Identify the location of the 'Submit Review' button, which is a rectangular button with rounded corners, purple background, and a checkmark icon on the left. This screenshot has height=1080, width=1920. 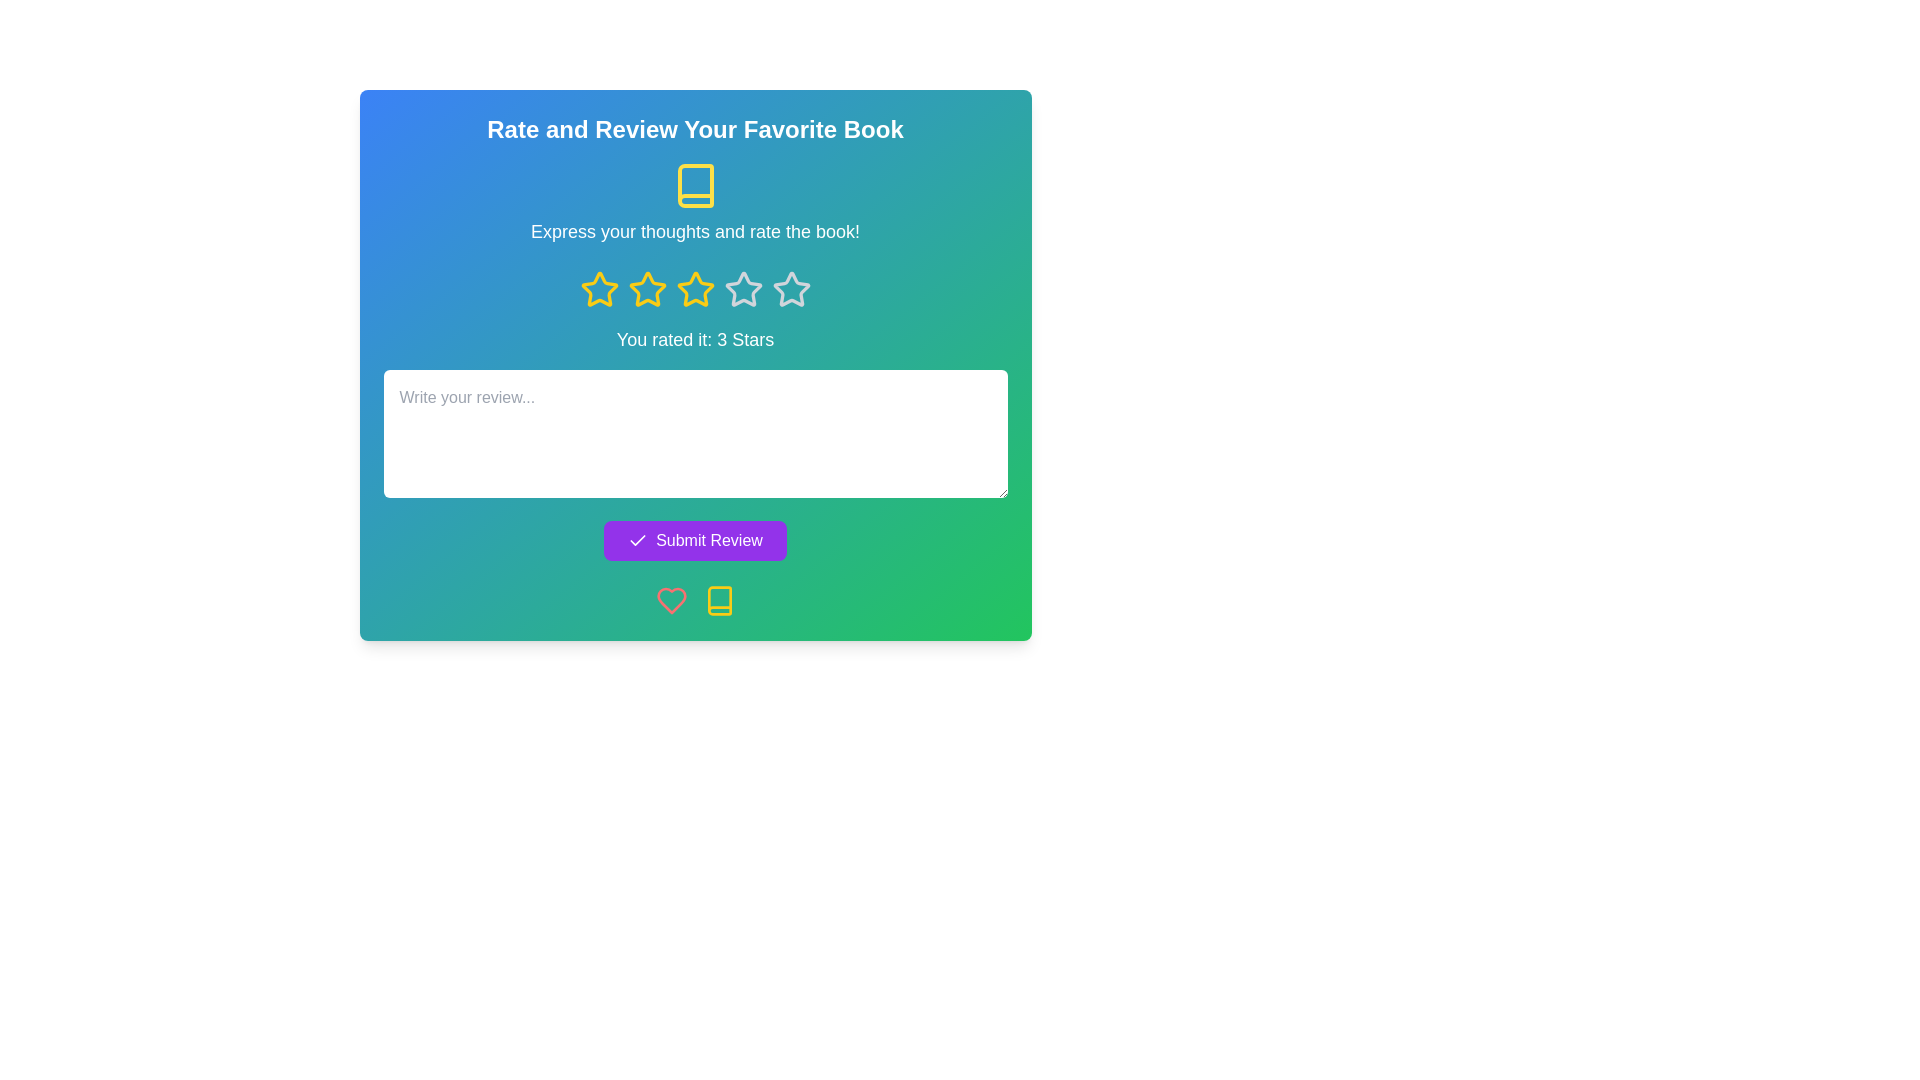
(695, 540).